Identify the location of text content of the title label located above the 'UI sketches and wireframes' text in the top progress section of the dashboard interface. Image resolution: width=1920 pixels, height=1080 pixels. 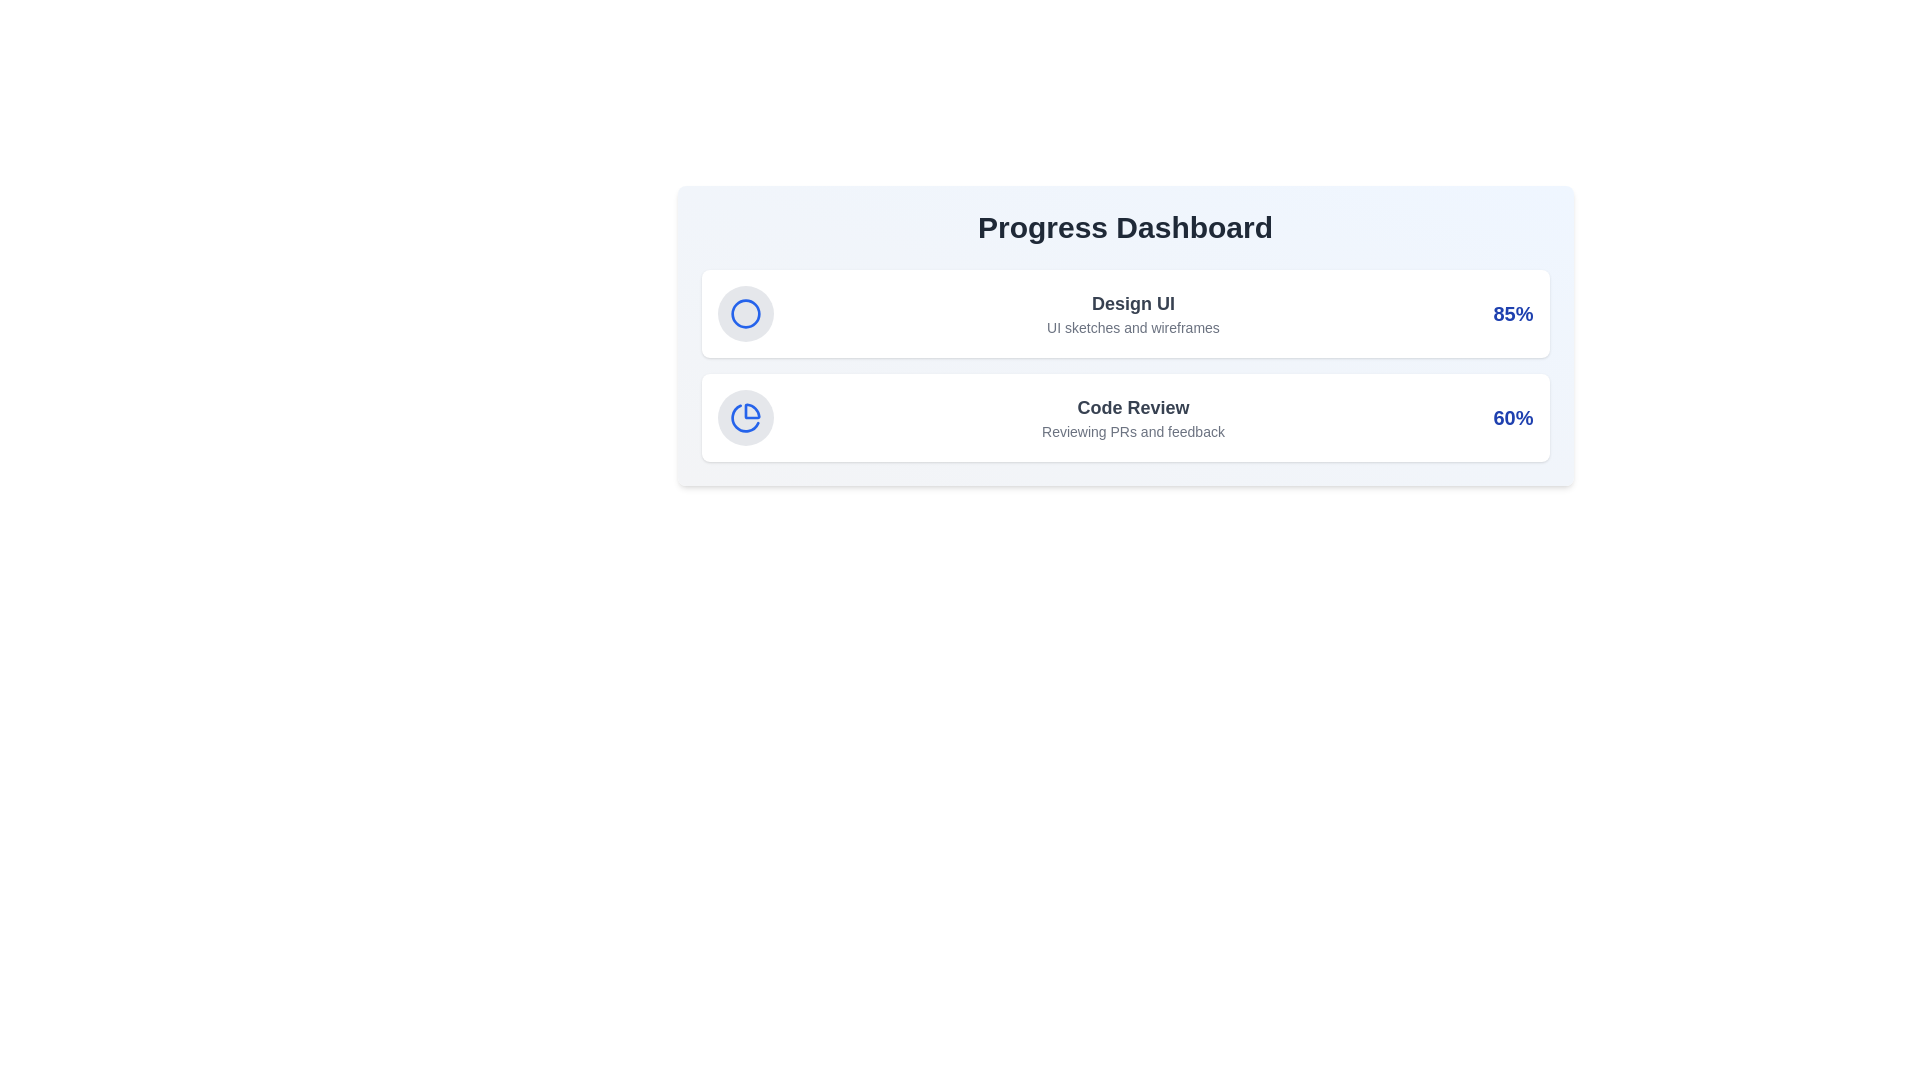
(1133, 304).